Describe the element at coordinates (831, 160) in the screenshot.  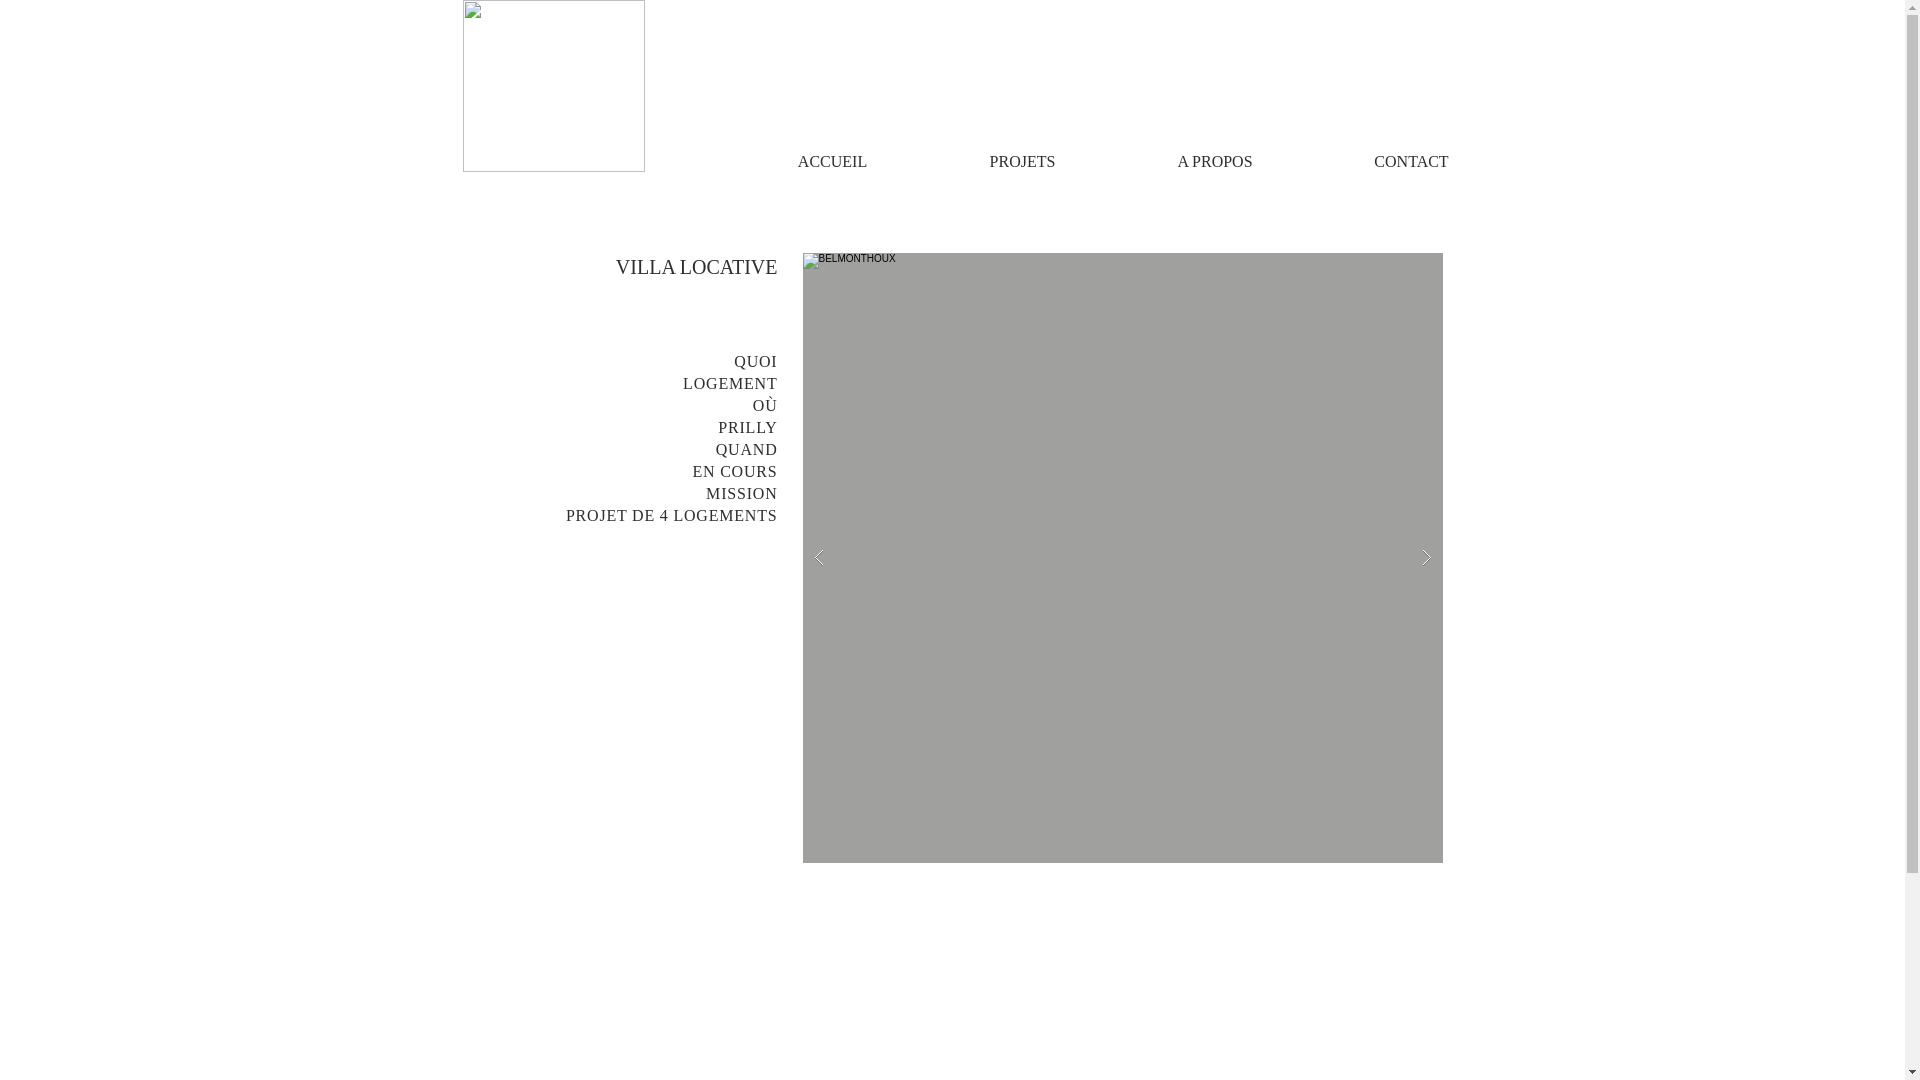
I see `'ACCUEIL'` at that location.